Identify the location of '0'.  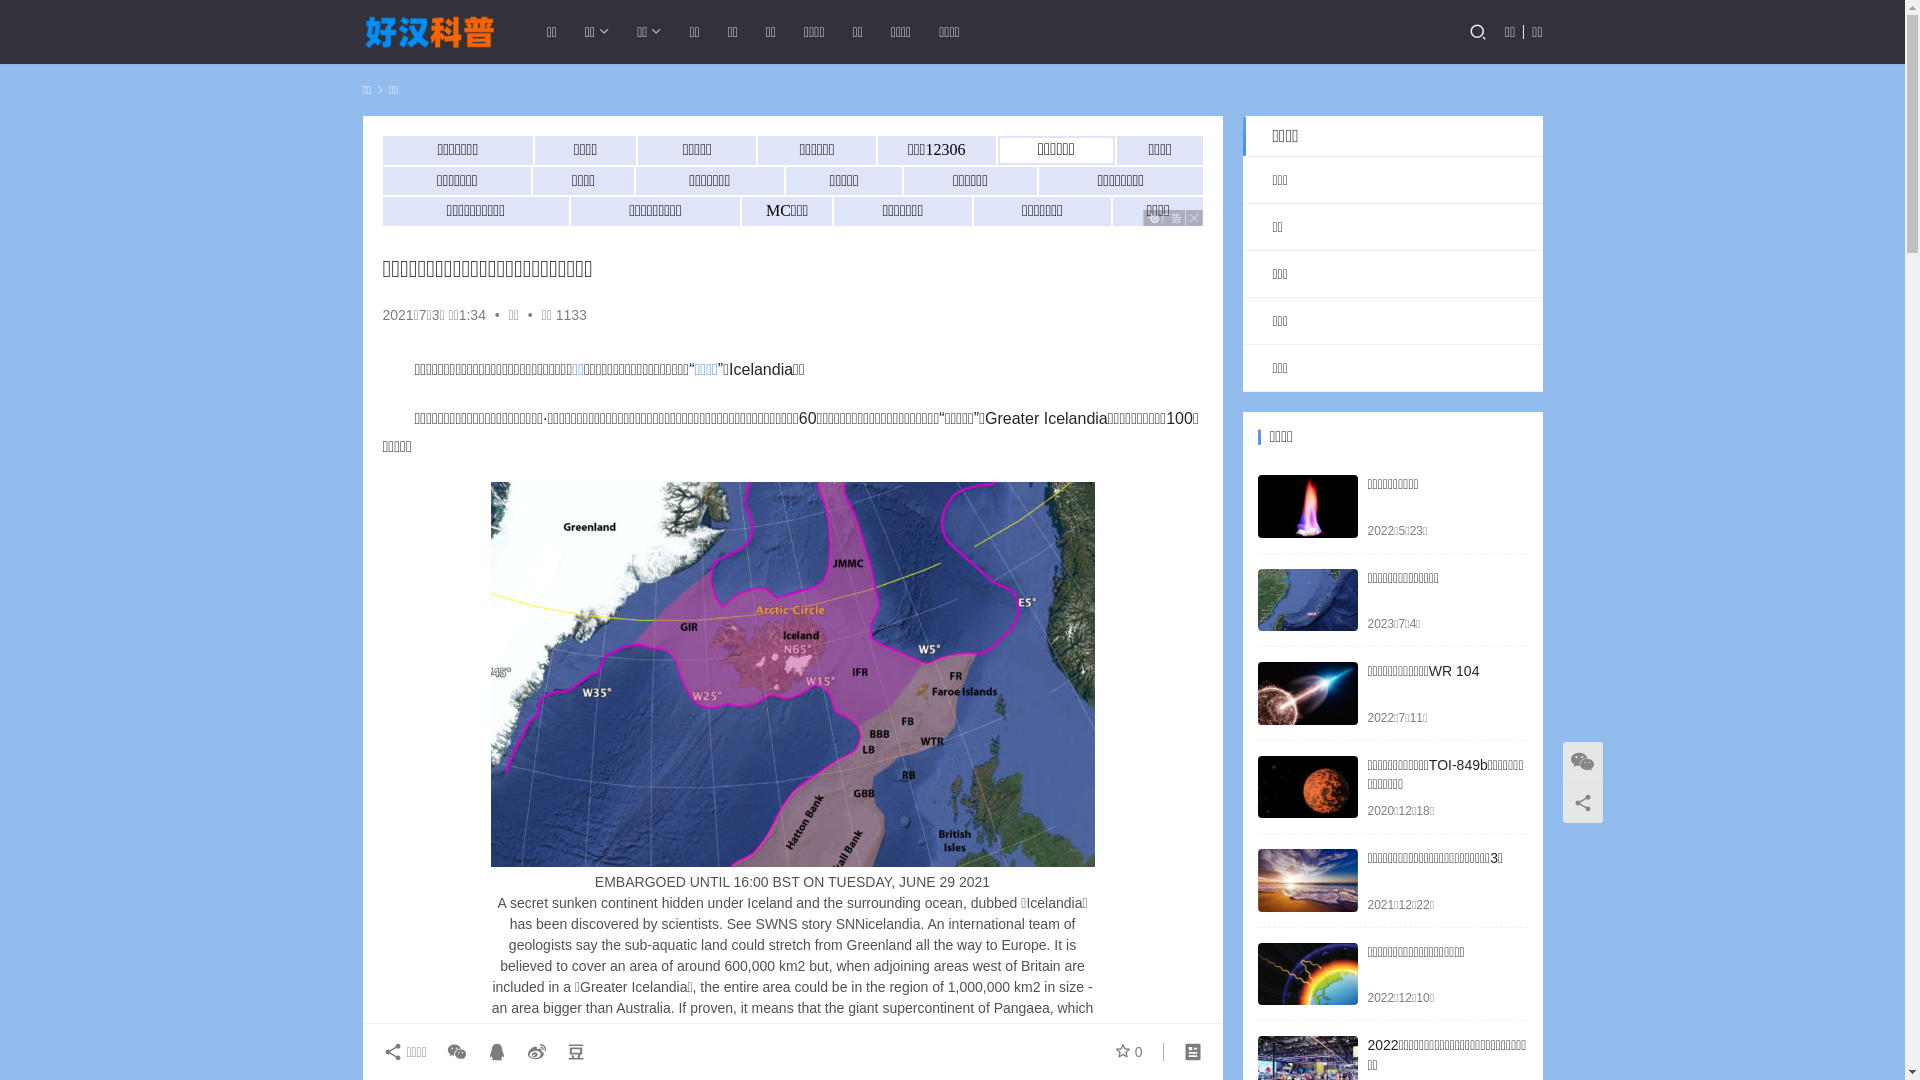
(1113, 1051).